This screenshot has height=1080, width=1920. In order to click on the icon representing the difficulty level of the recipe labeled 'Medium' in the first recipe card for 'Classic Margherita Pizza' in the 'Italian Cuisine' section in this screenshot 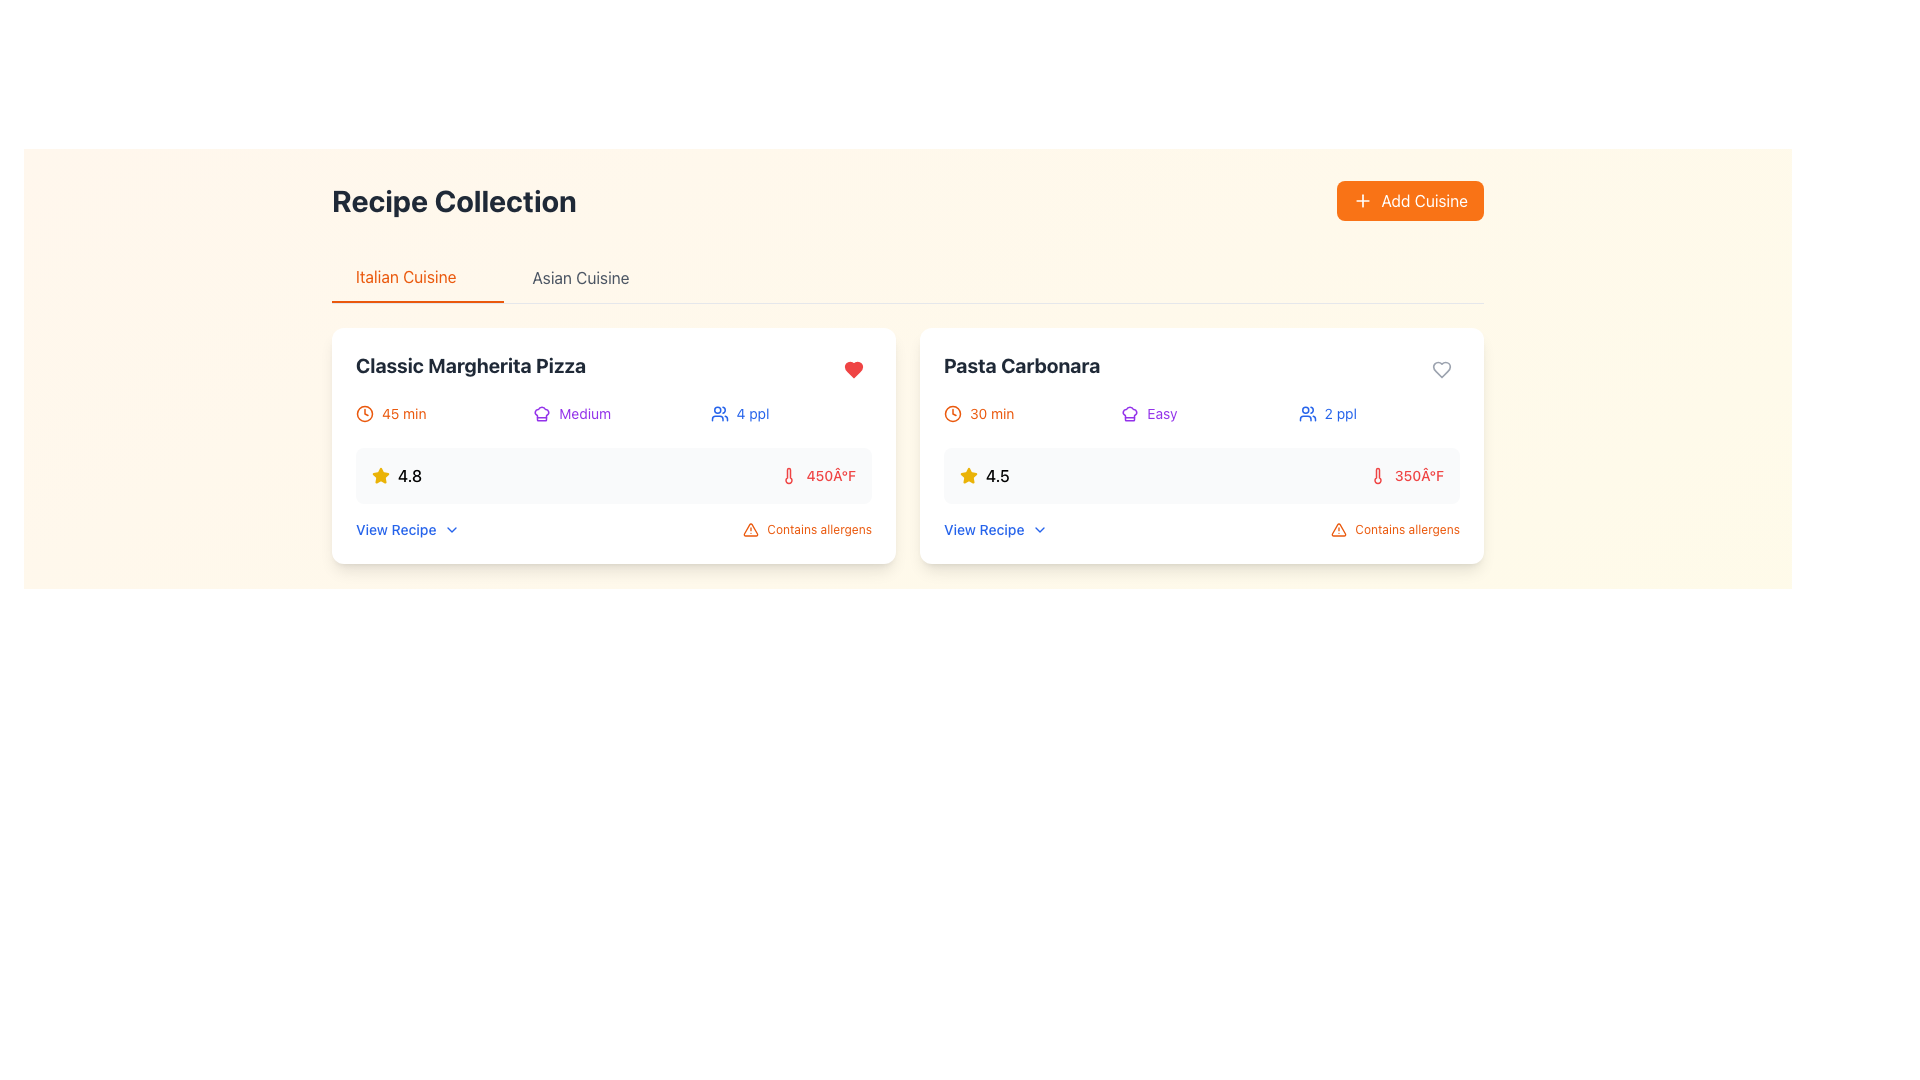, I will do `click(542, 412)`.